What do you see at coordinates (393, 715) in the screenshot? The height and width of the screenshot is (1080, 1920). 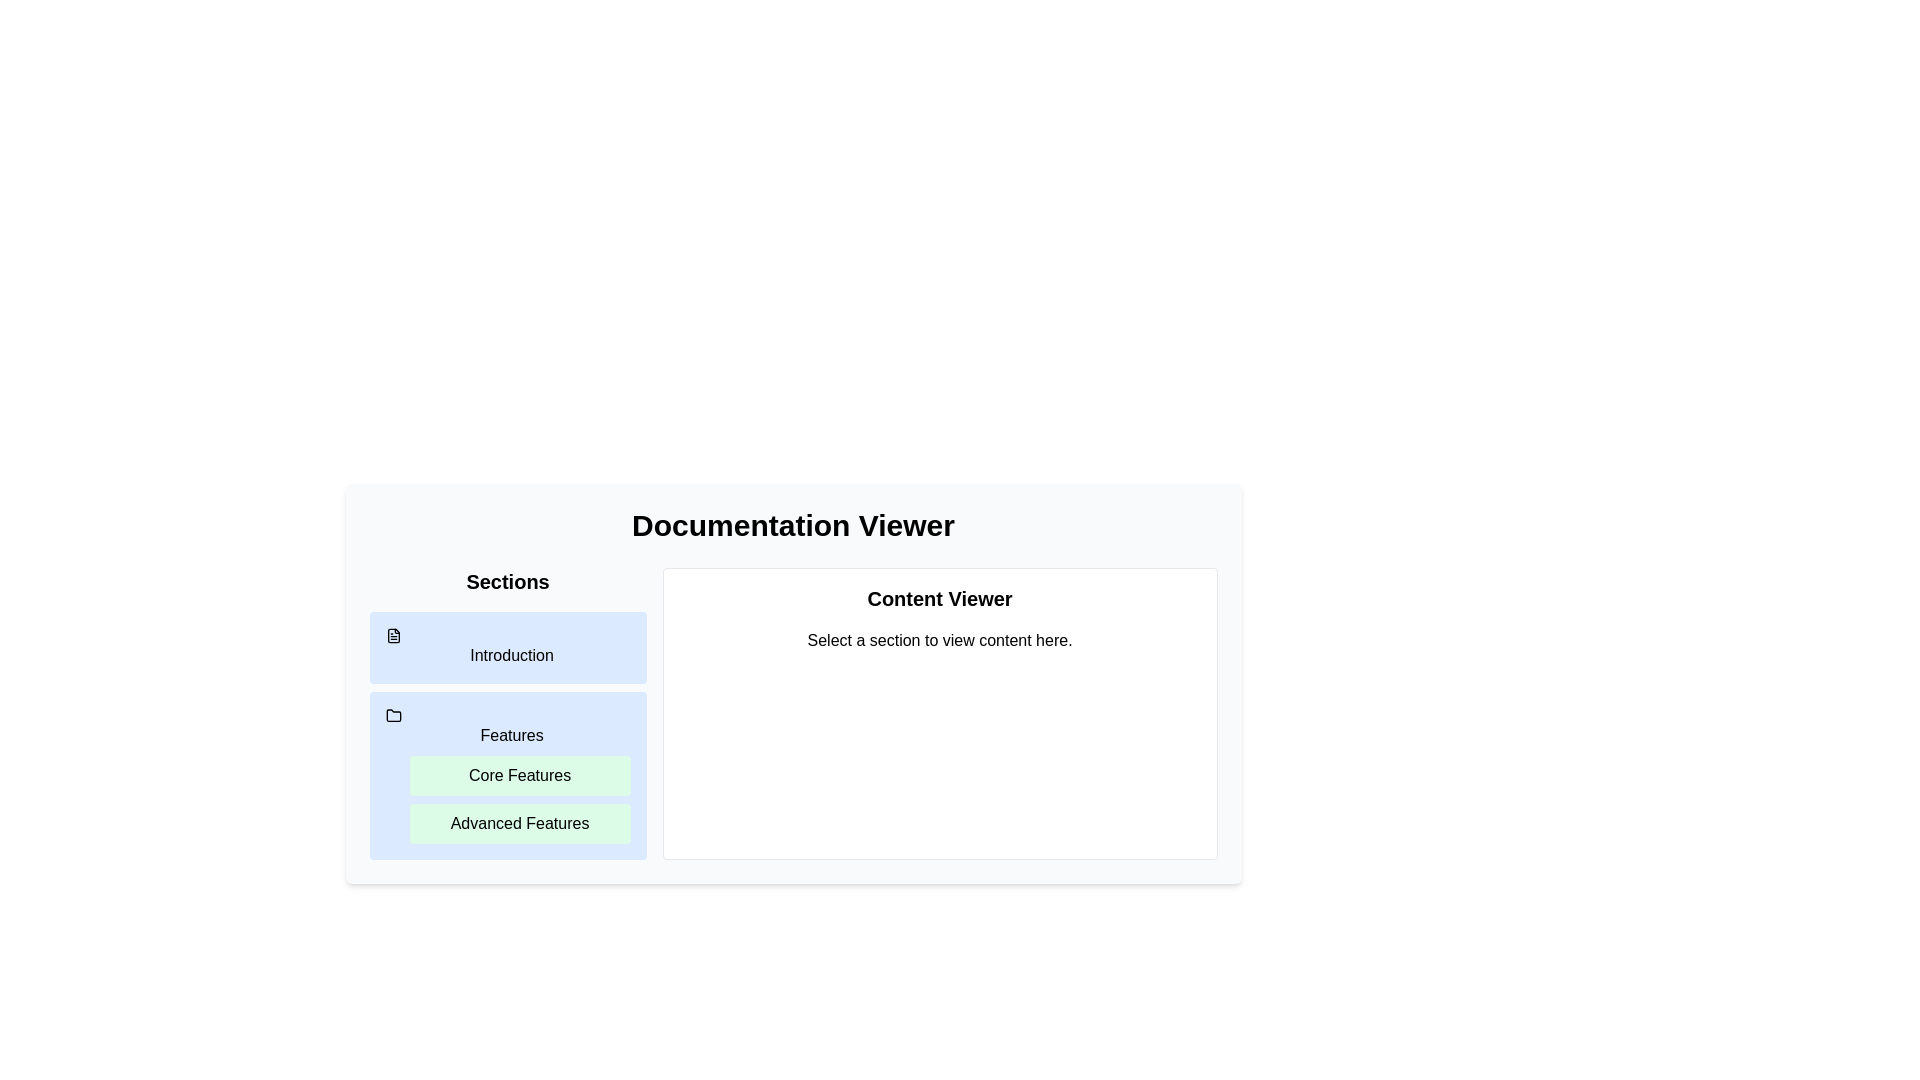 I see `the folder icon representing the 'Features' section in the left-side navigation bar of the 'Documentation Viewer' interface` at bounding box center [393, 715].